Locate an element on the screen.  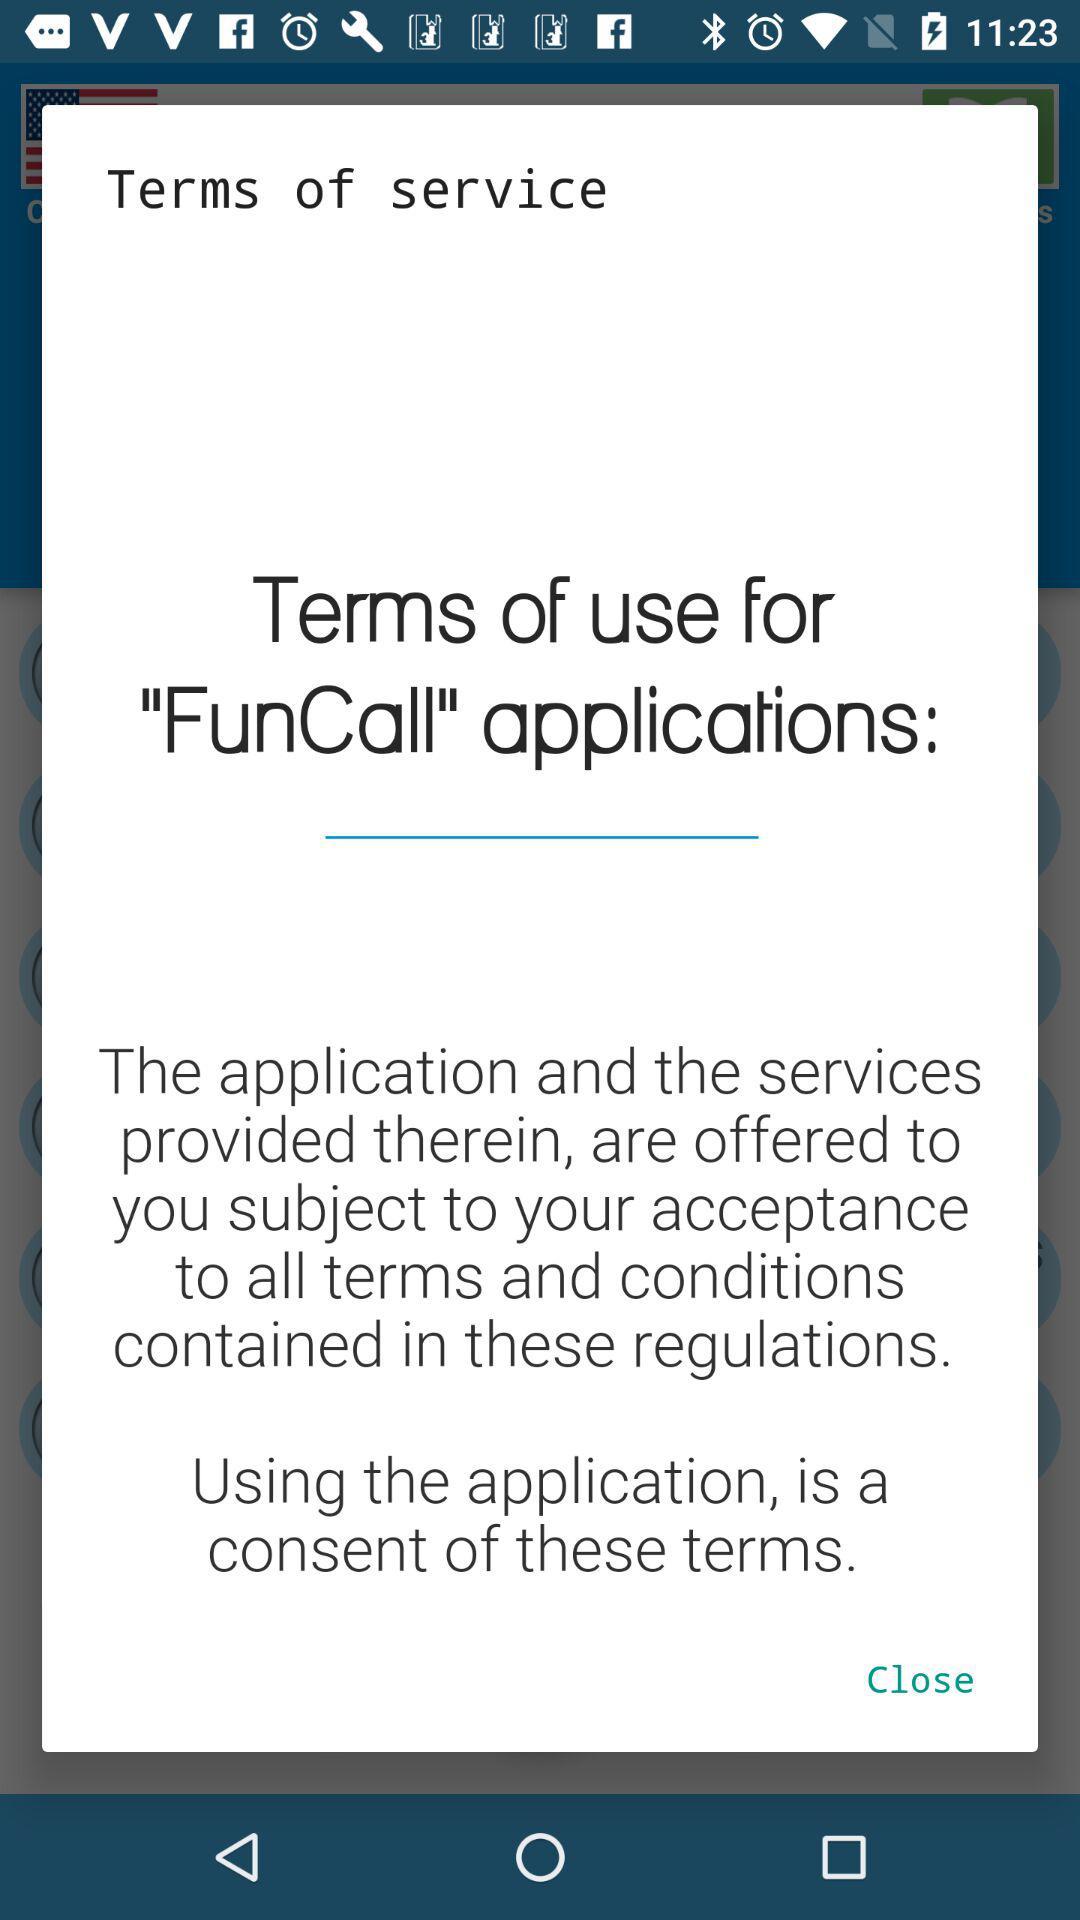
the item below terms of service icon is located at coordinates (540, 912).